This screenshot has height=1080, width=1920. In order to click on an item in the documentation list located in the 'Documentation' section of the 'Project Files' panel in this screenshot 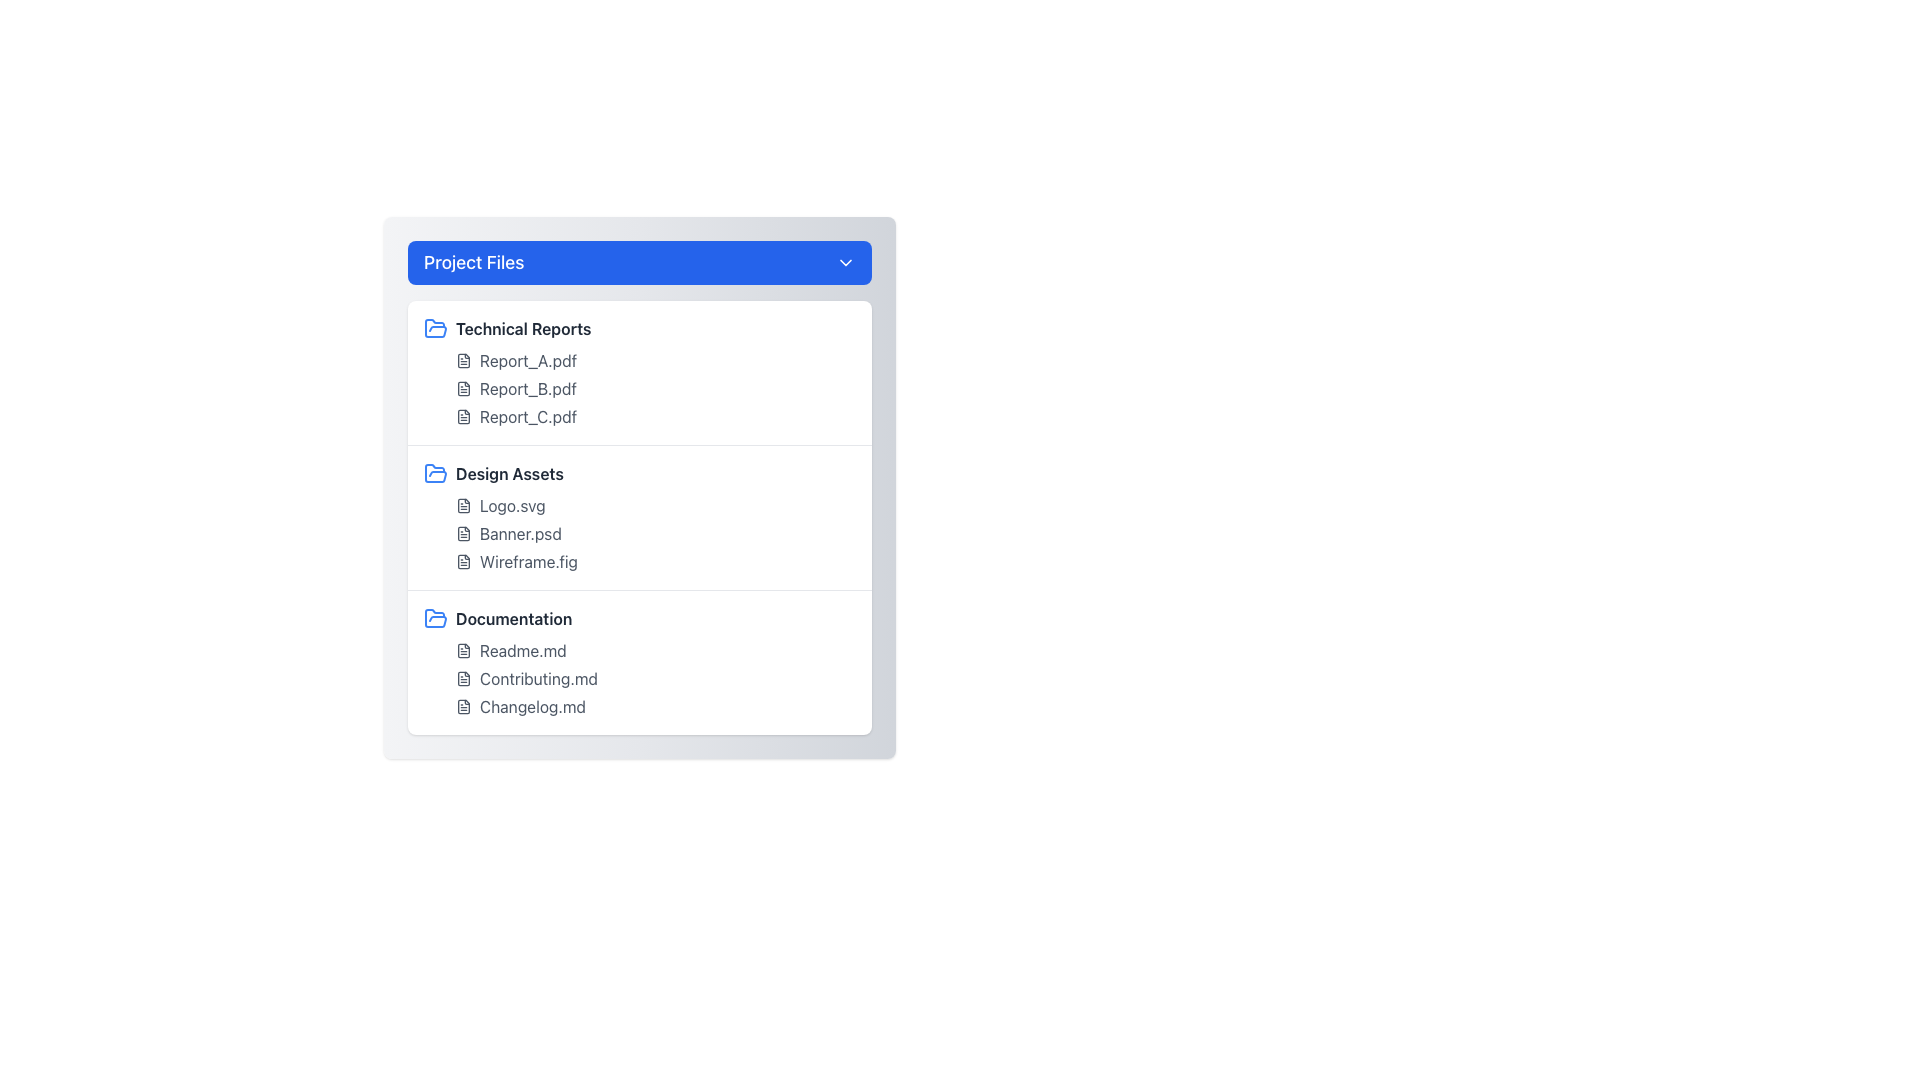, I will do `click(638, 677)`.